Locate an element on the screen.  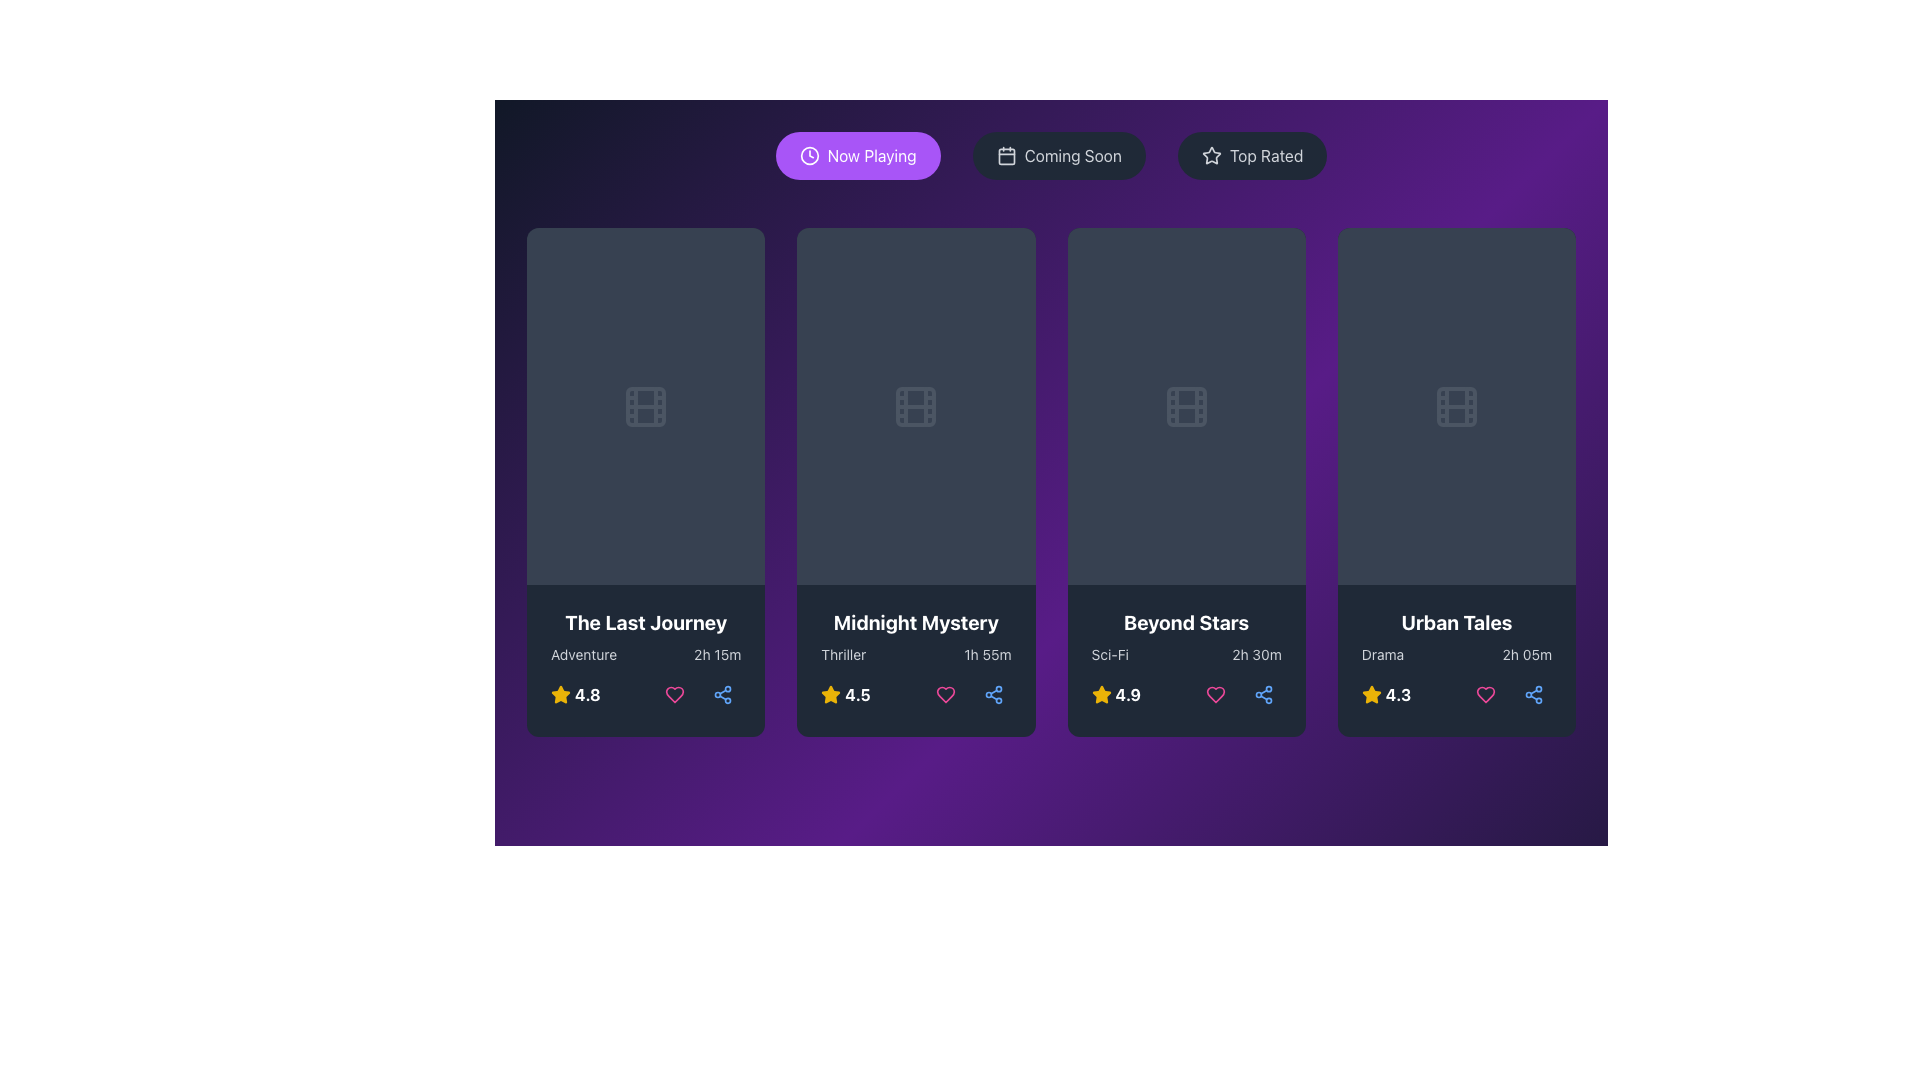
the bold textual label displaying the title 'Midnight Mystery' in a white font, located at the top of the second column of movie cards is located at coordinates (915, 622).